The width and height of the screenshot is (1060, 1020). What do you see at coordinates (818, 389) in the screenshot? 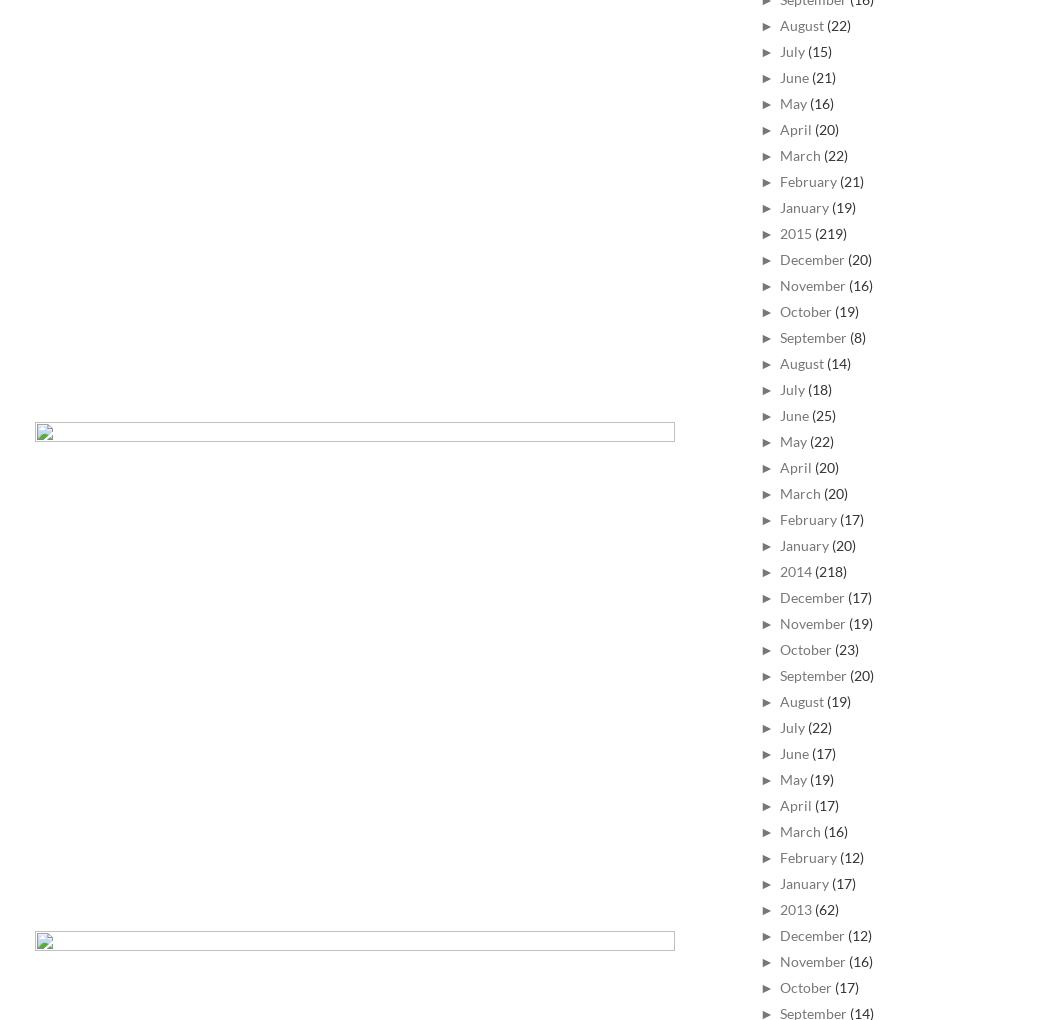
I see `'(18)'` at bounding box center [818, 389].